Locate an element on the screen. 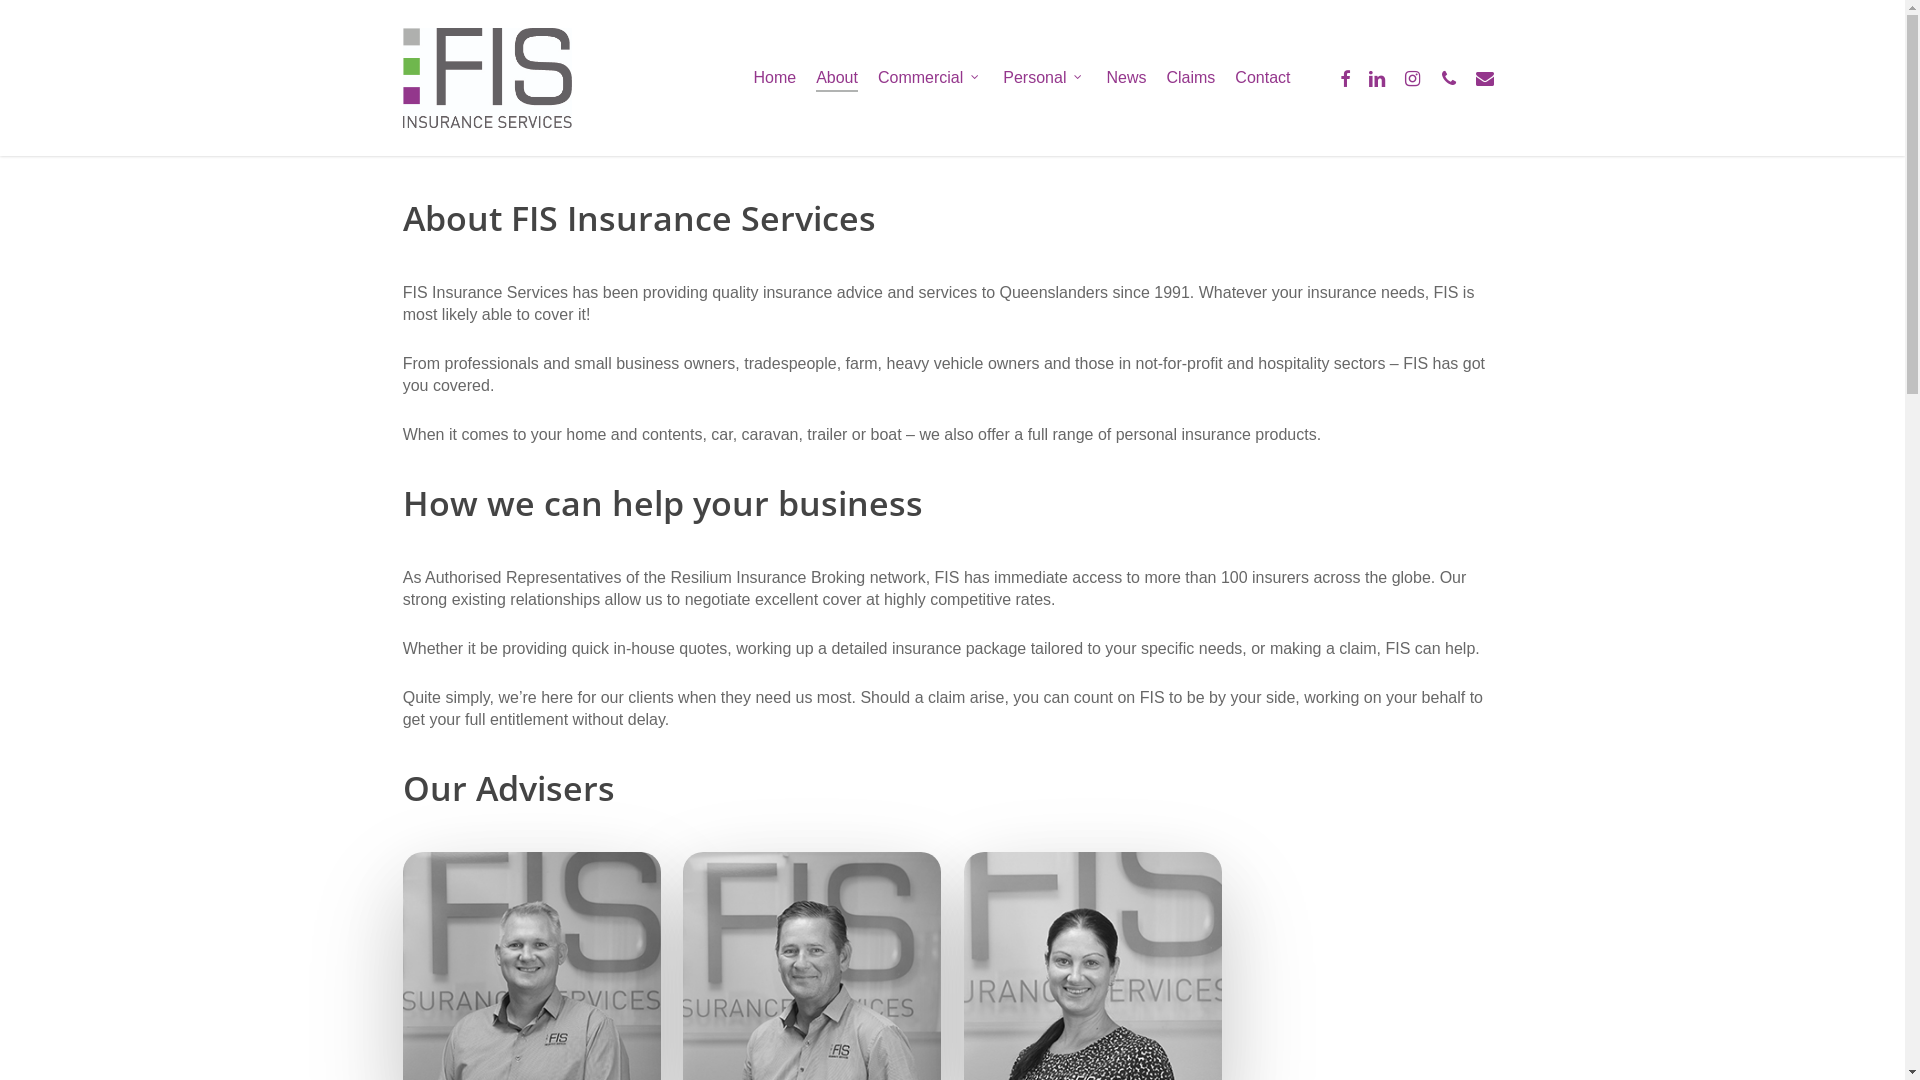 This screenshot has height=1080, width=1920. 'linkedin' is located at coordinates (1358, 76).